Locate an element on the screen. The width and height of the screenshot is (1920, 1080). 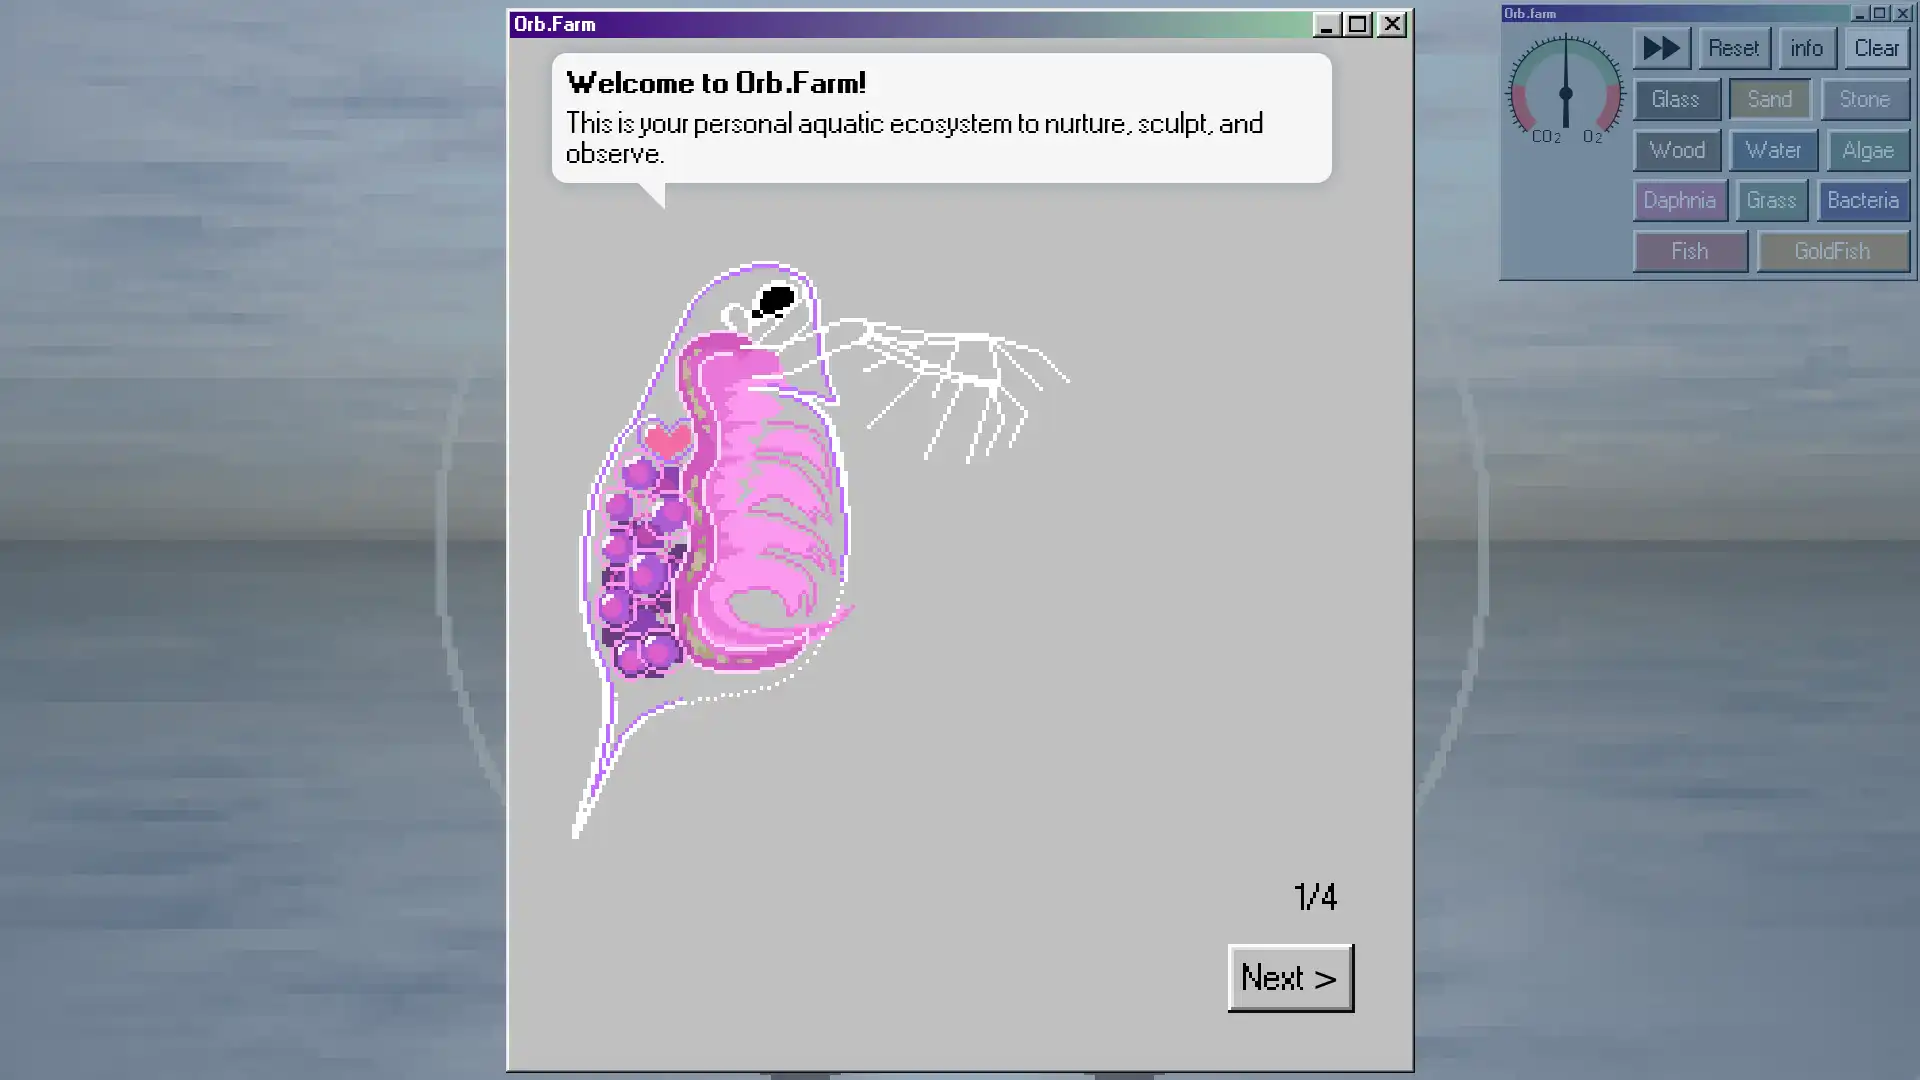
Glass is located at coordinates (893, 51).